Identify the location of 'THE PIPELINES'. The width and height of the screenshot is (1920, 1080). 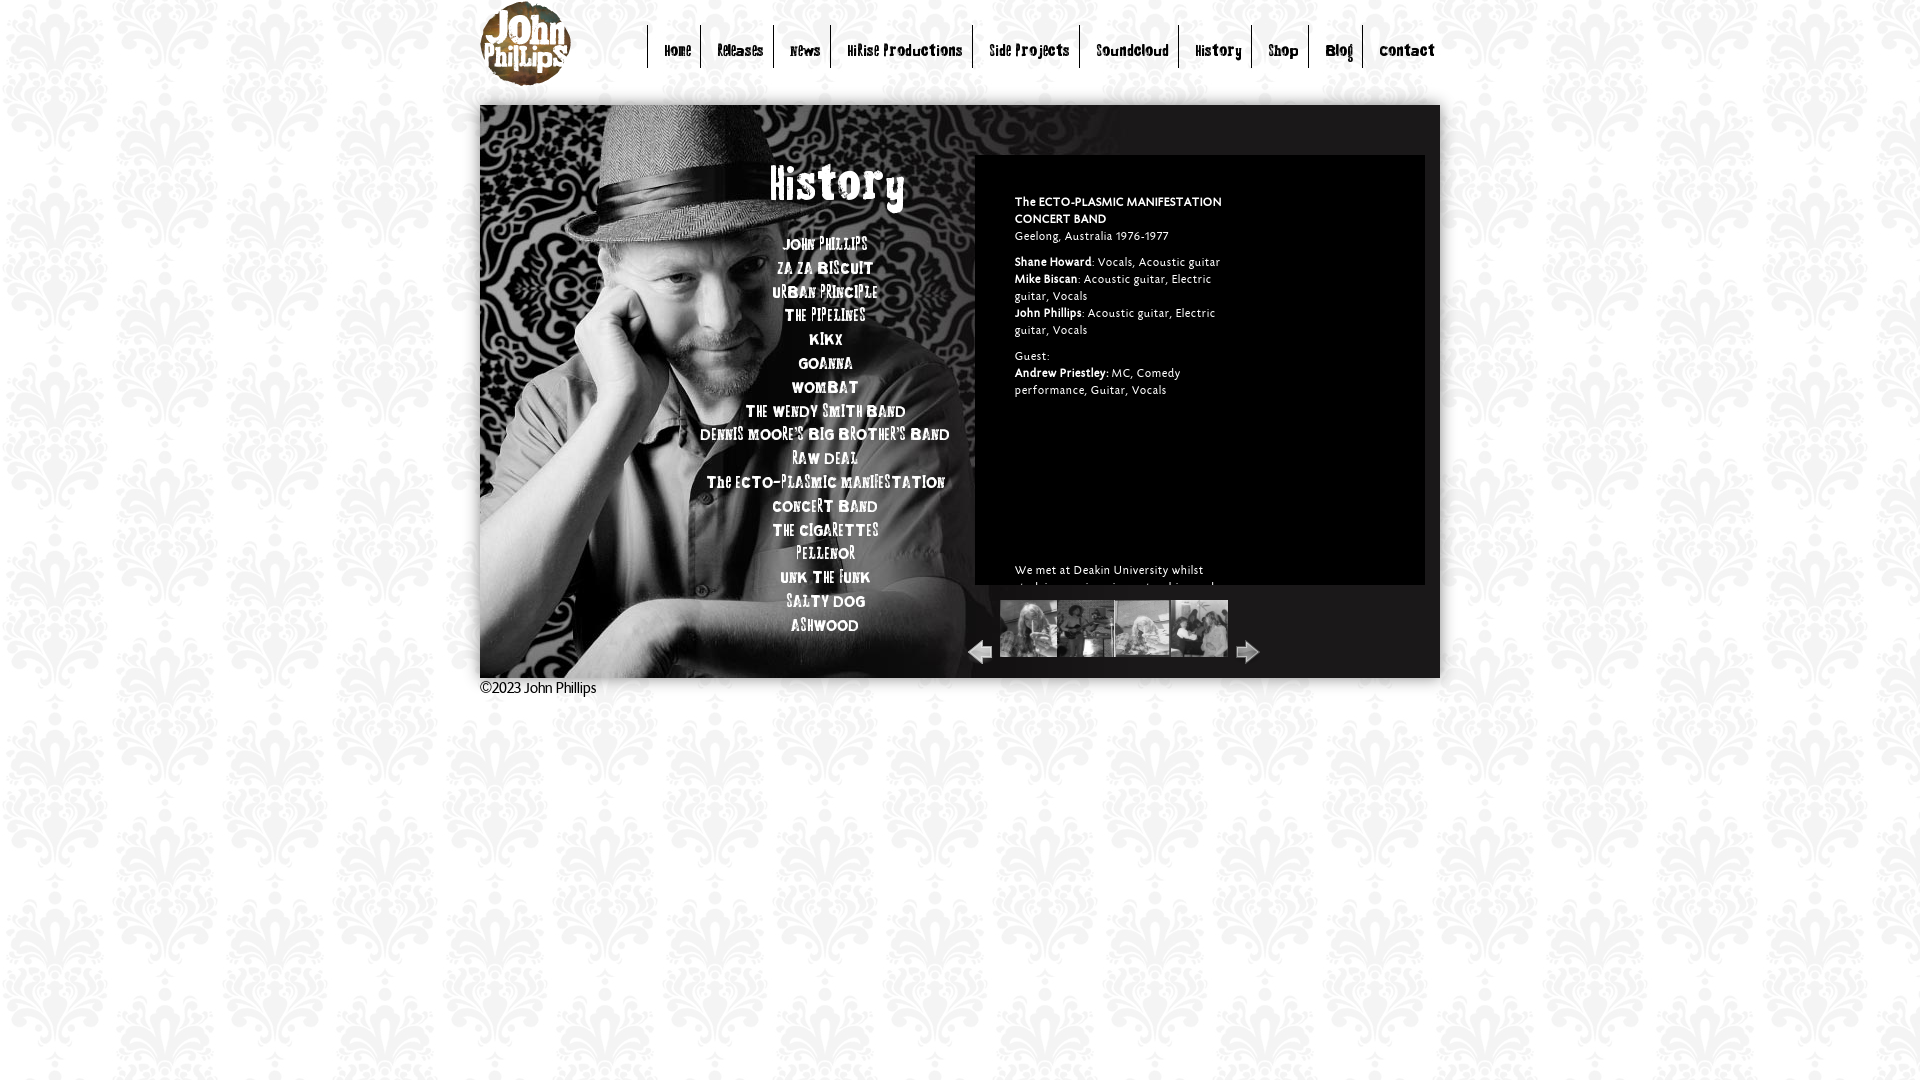
(825, 315).